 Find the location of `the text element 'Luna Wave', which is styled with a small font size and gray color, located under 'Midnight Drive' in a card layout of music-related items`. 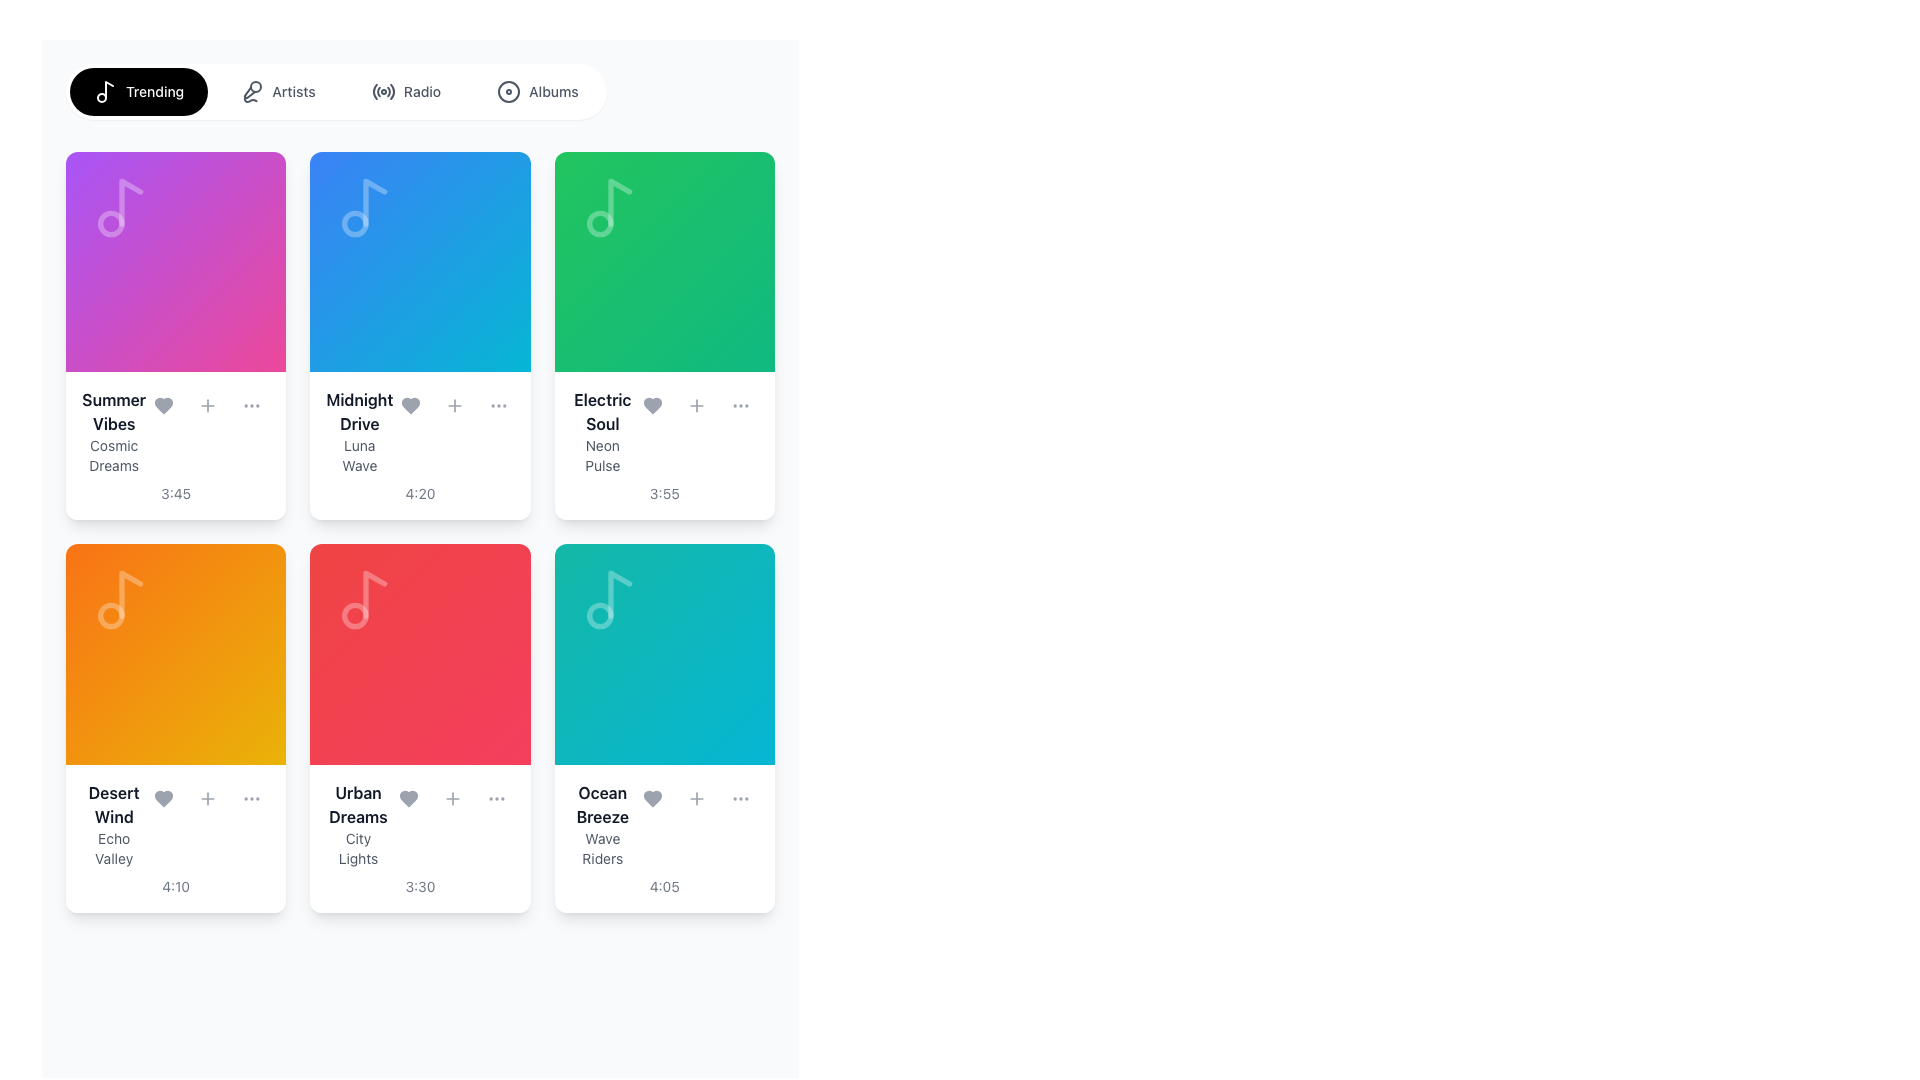

the text element 'Luna Wave', which is styled with a small font size and gray color, located under 'Midnight Drive' in a card layout of music-related items is located at coordinates (359, 456).